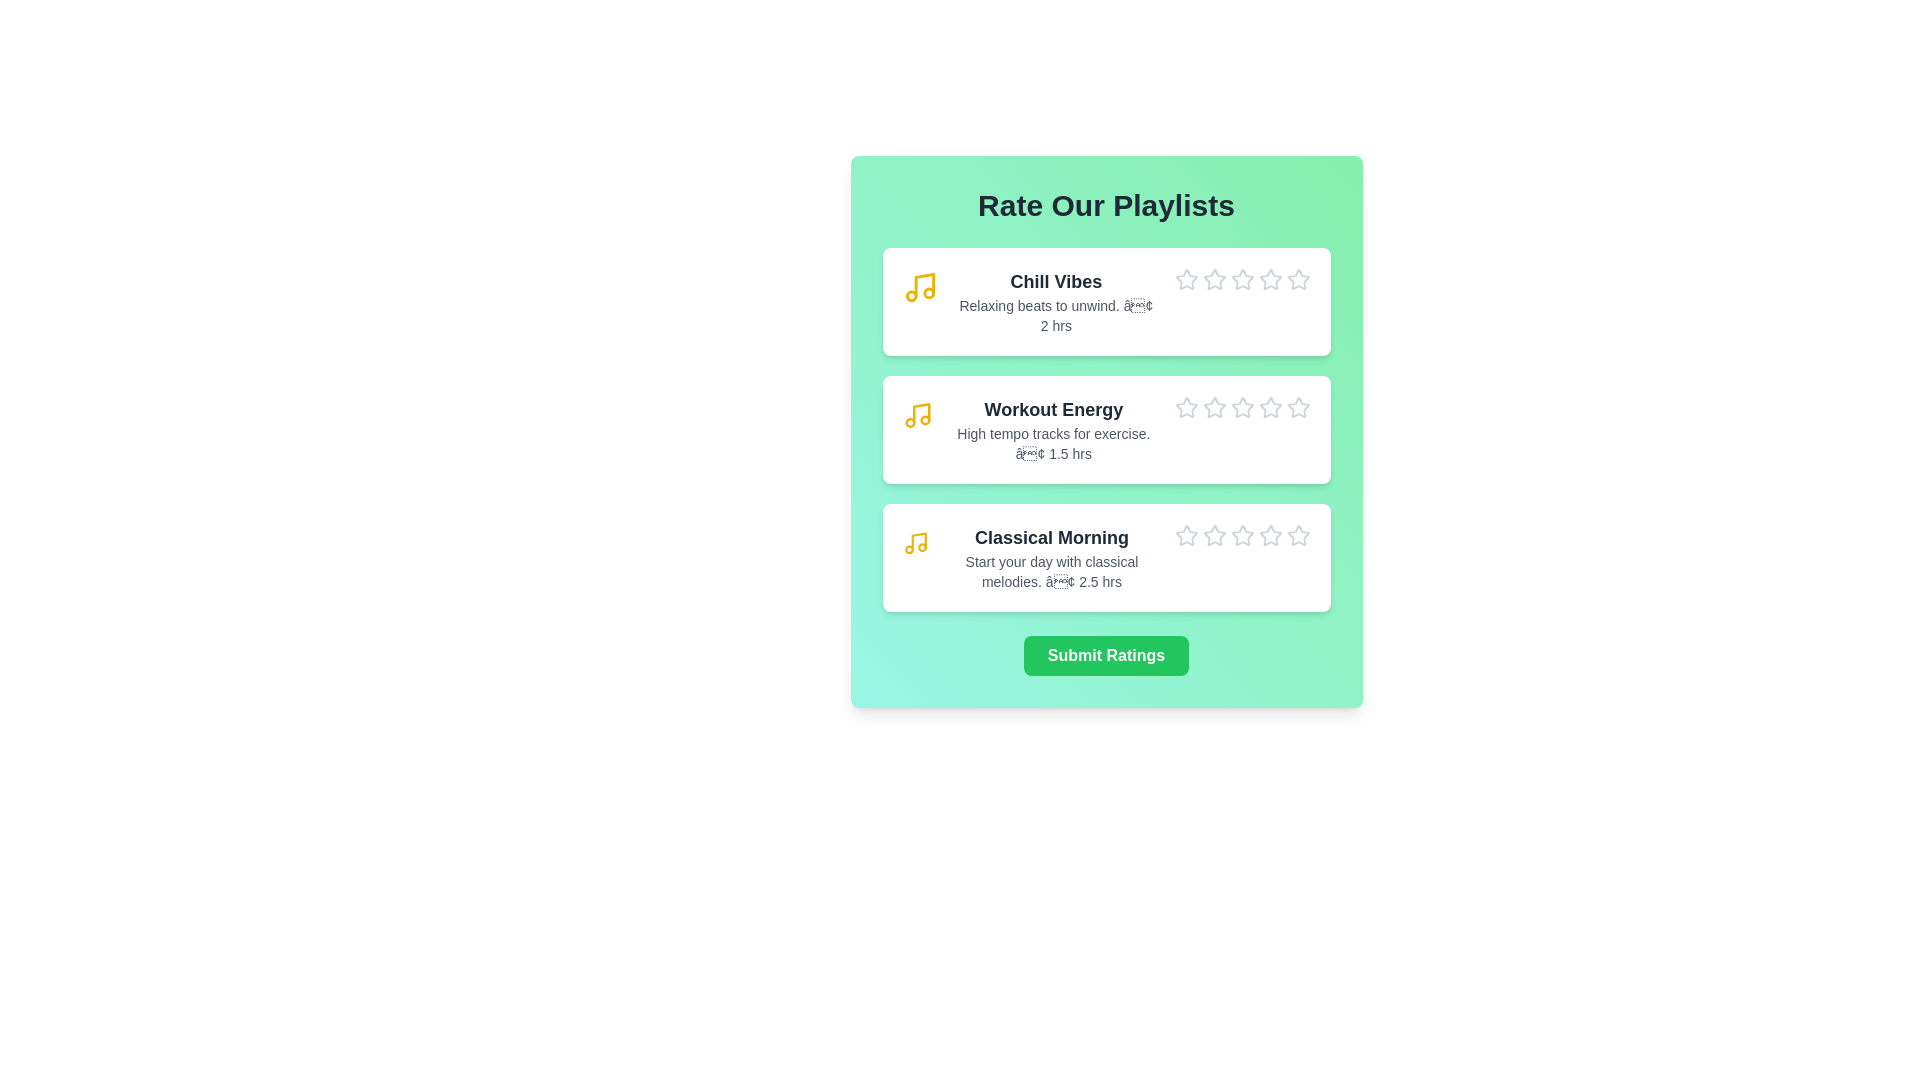  Describe the element at coordinates (1257, 396) in the screenshot. I see `the star icon corresponding to 4 stars for the playlist Workout Energy` at that location.